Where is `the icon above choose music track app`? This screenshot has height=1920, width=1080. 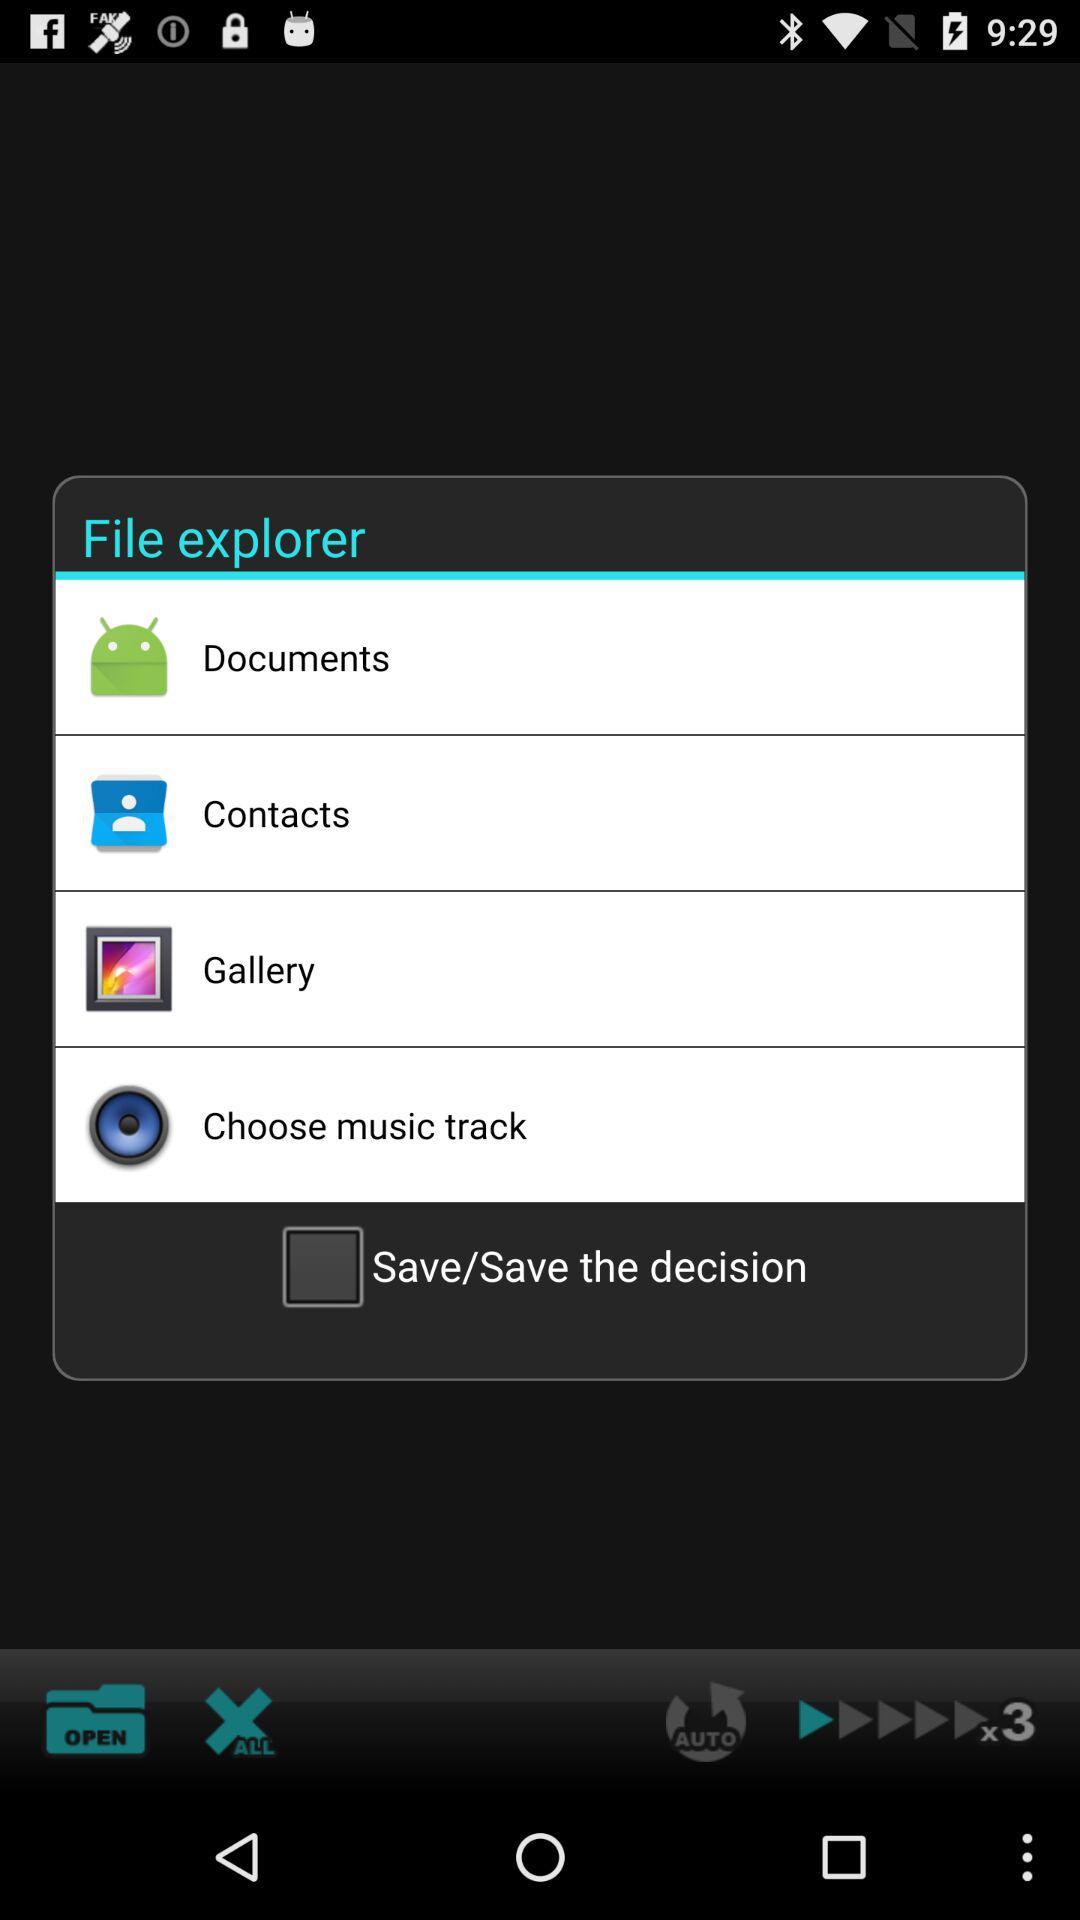 the icon above choose music track app is located at coordinates (586, 969).